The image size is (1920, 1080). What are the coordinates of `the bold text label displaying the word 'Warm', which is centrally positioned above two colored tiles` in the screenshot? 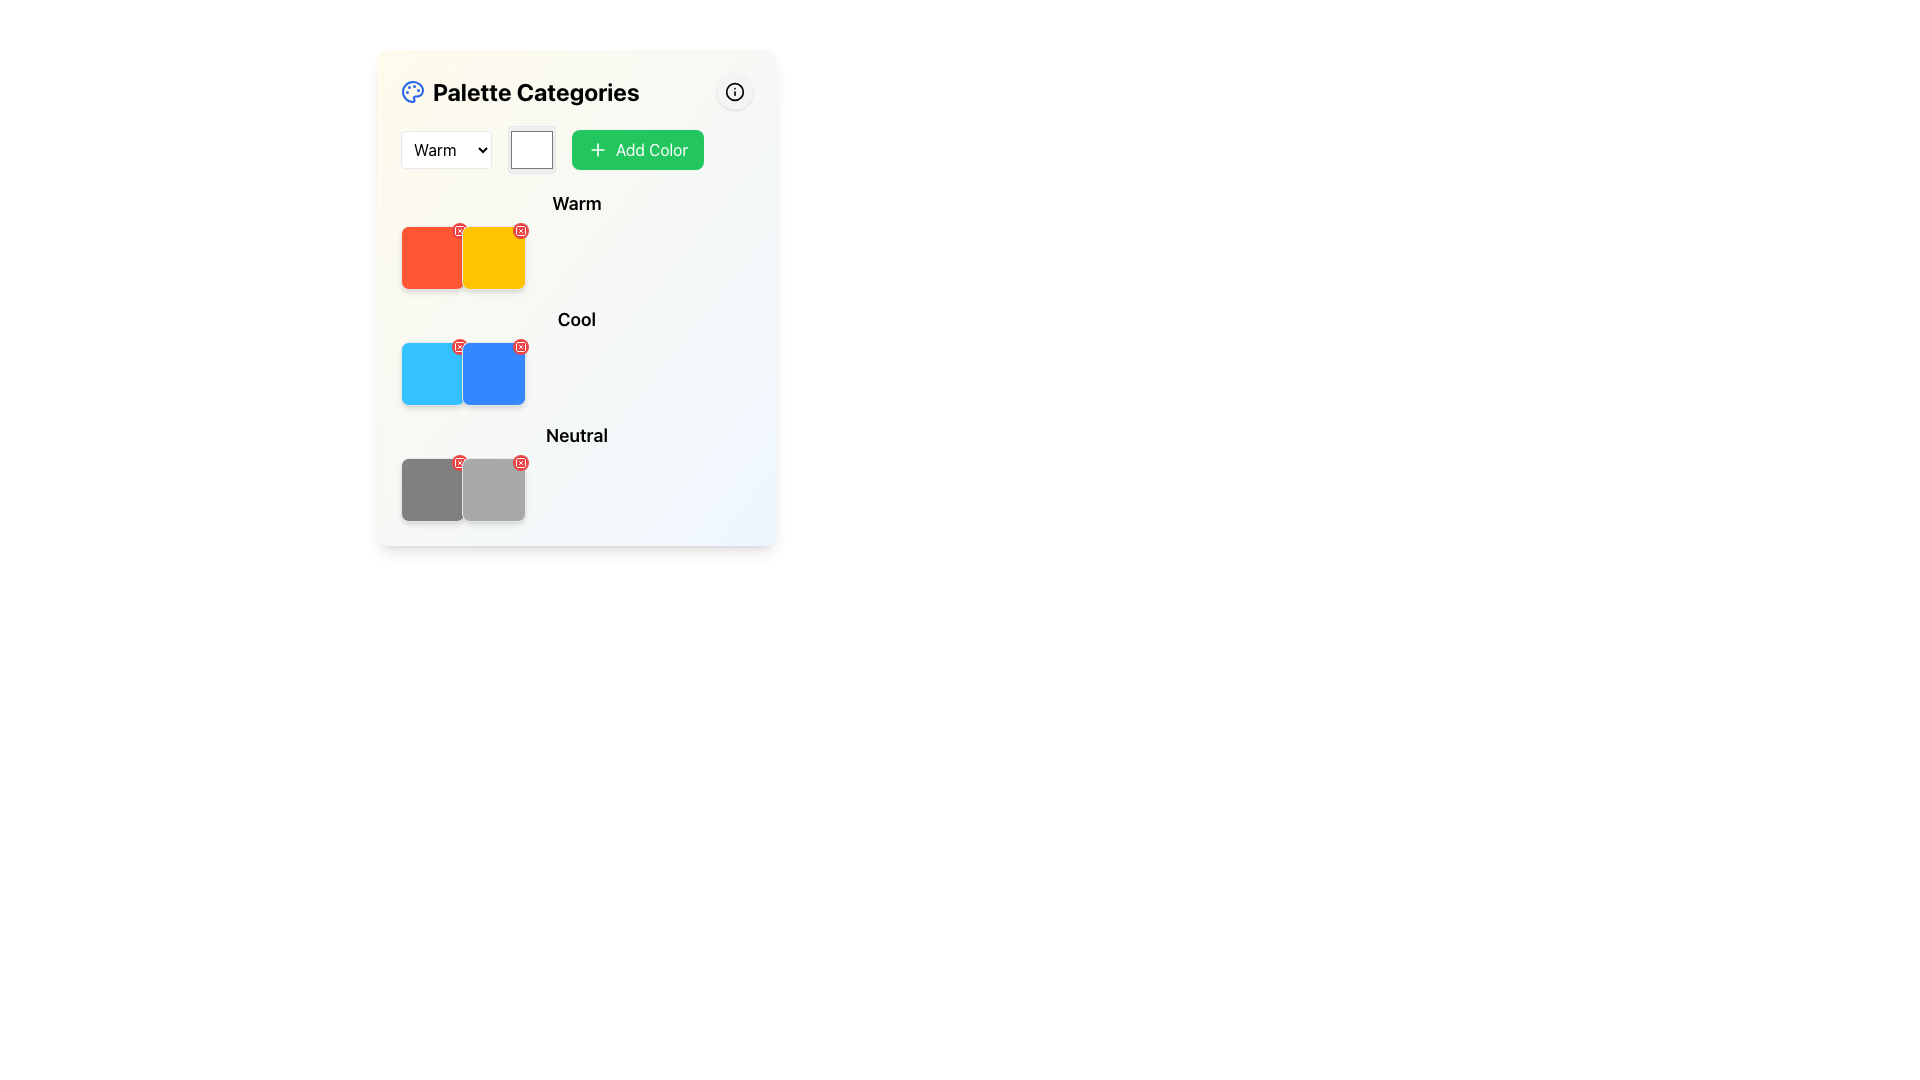 It's located at (575, 204).